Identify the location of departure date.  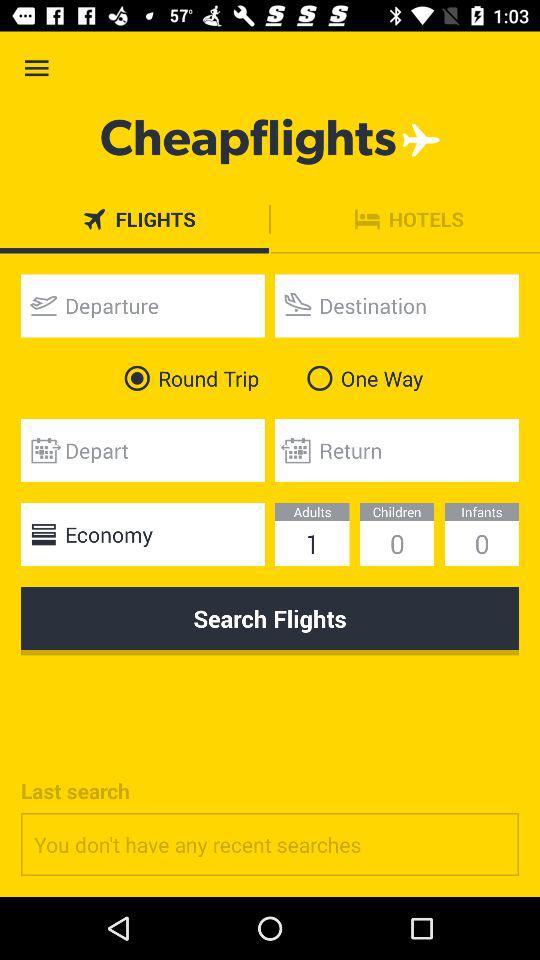
(141, 305).